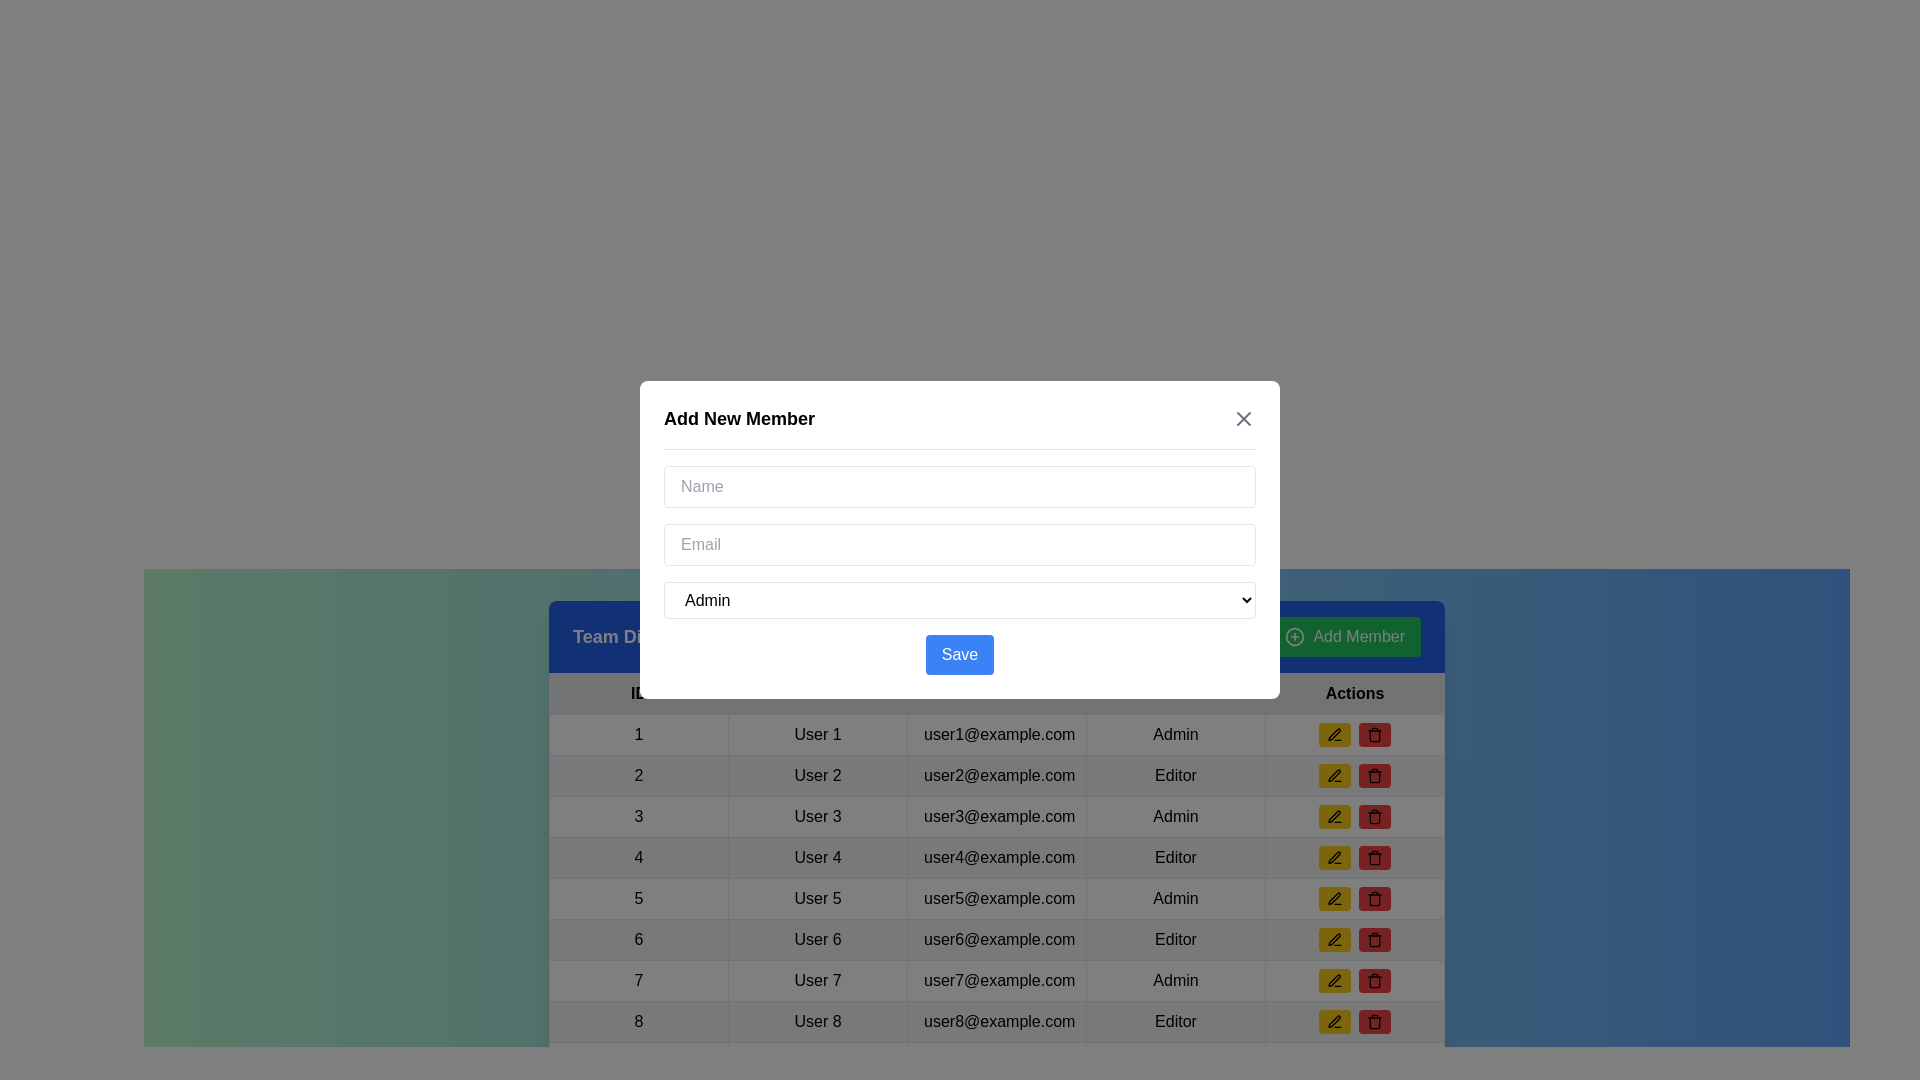  What do you see at coordinates (1334, 856) in the screenshot?
I see `the pen icon button with a yellow background located in the 'Actions' column of the fourth row of the user table` at bounding box center [1334, 856].